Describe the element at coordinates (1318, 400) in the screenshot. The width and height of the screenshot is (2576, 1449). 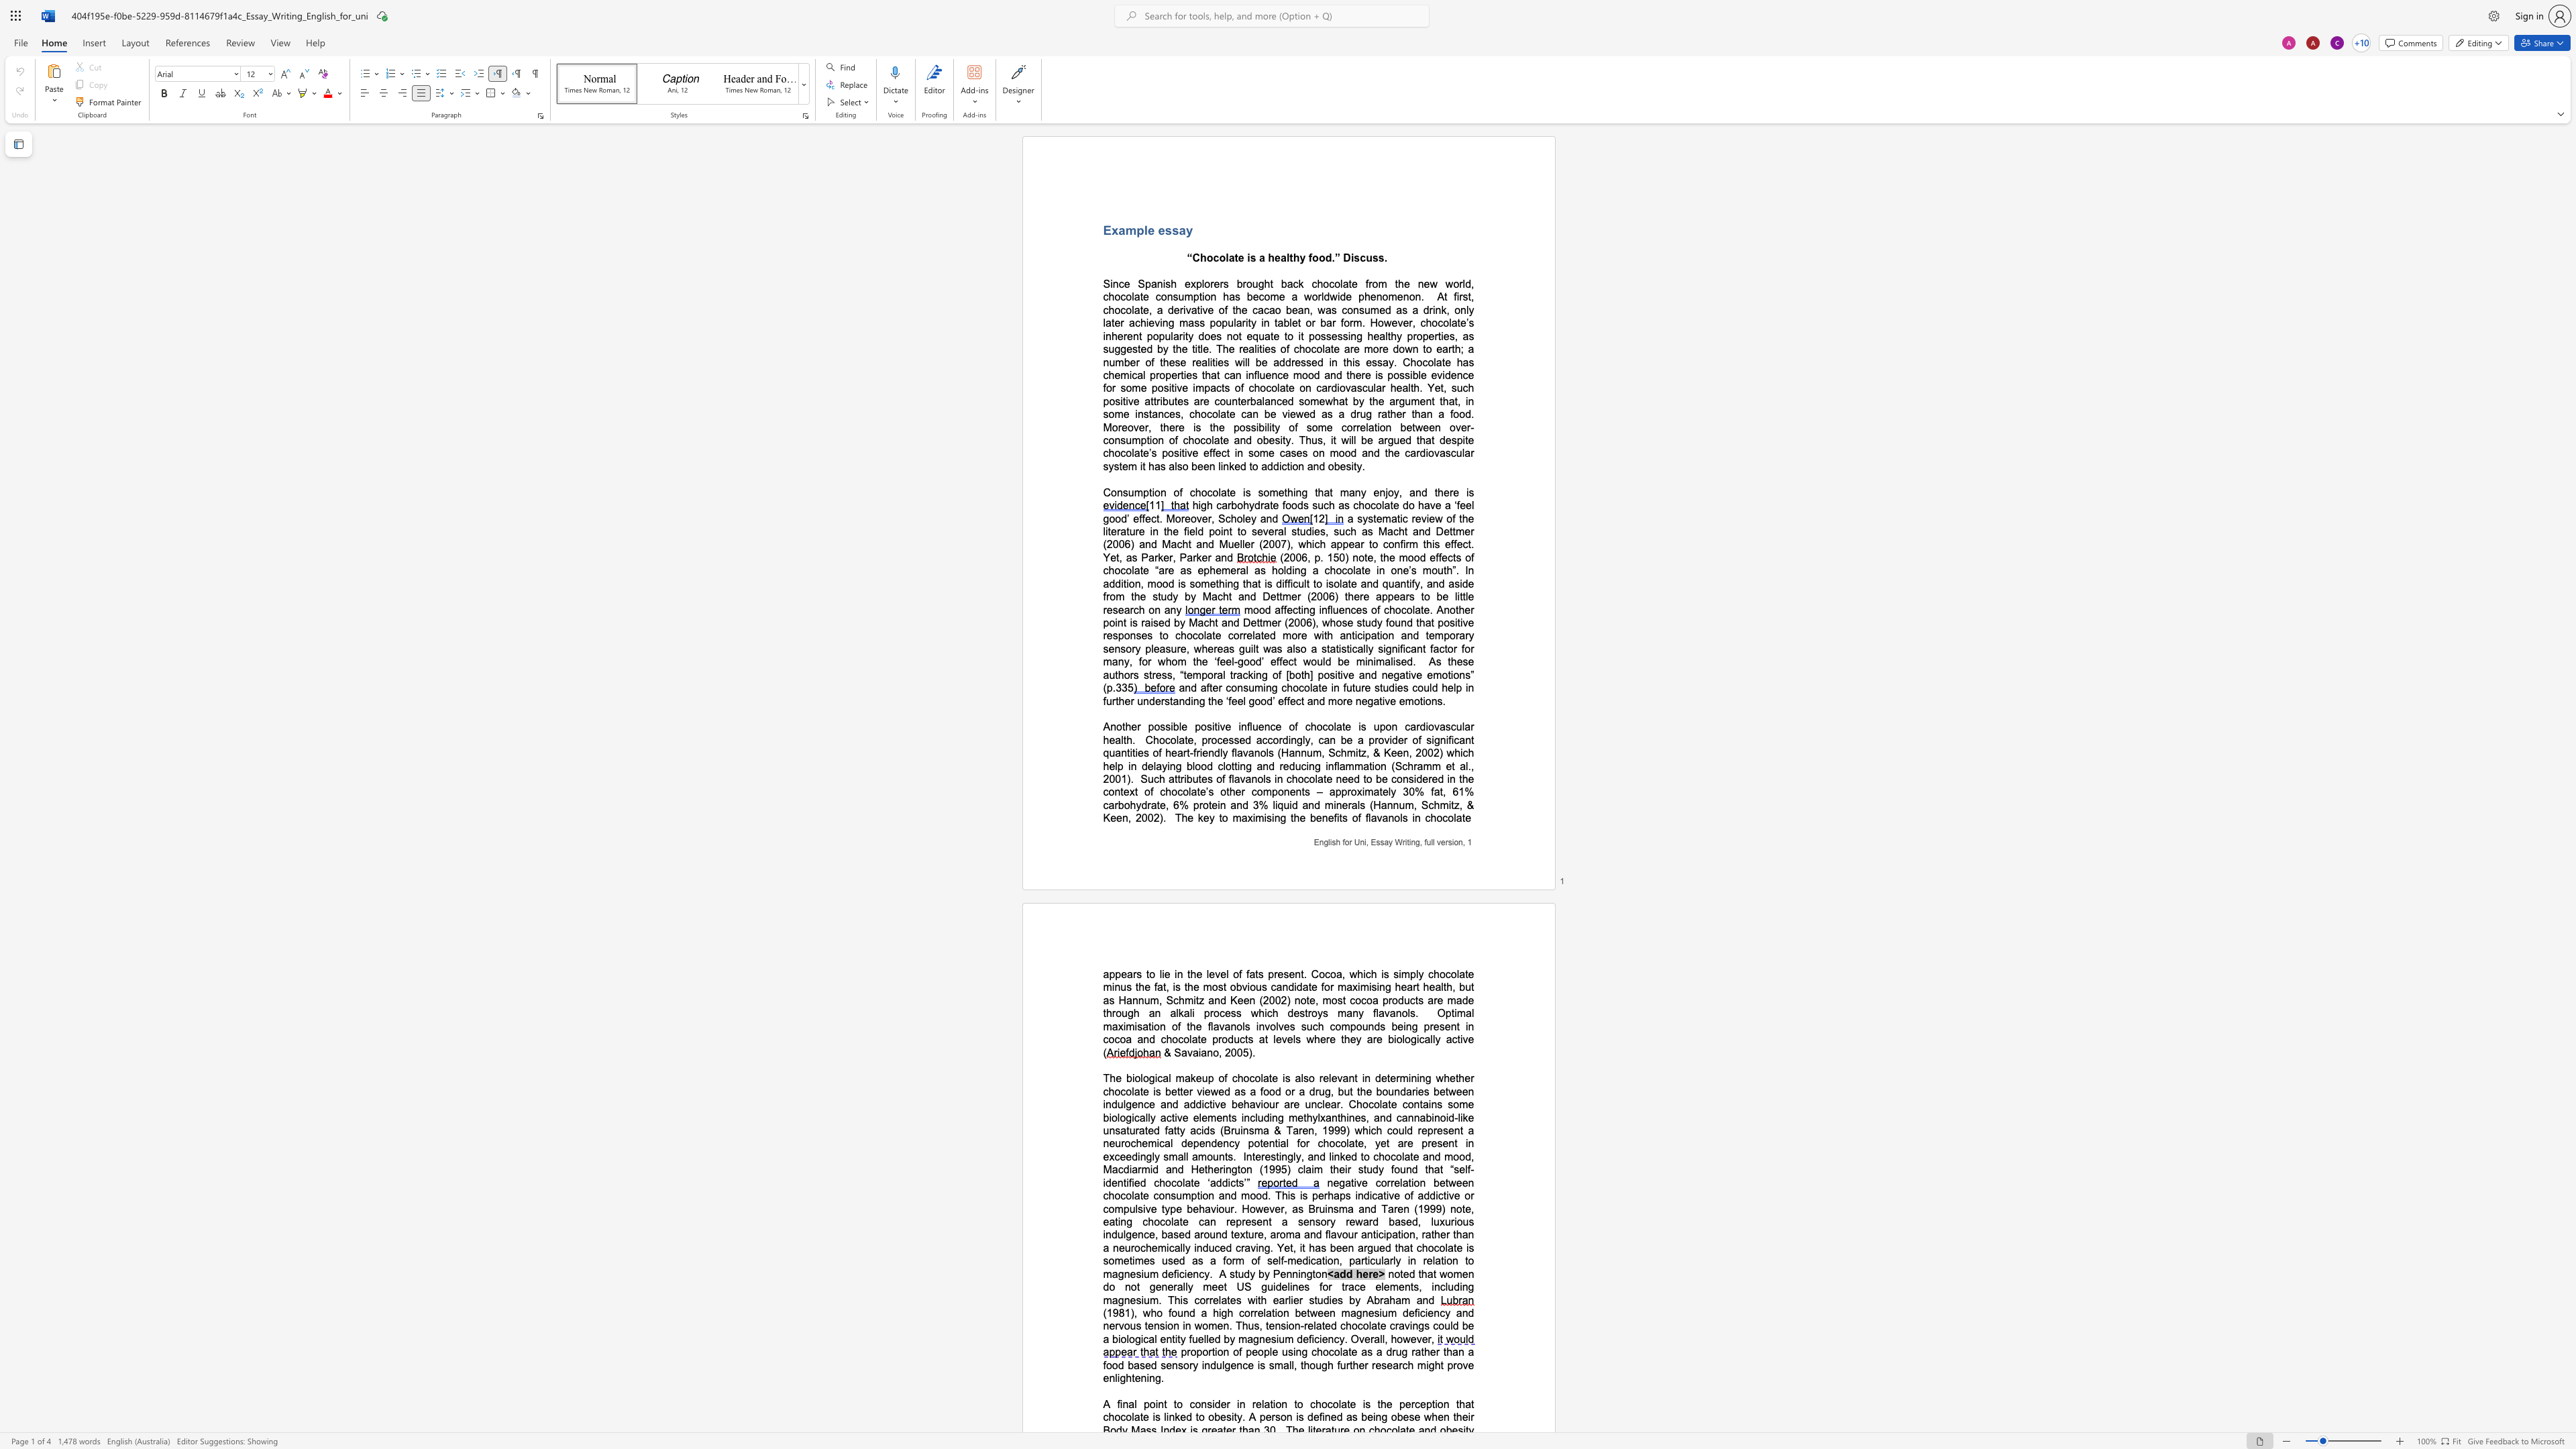
I see `the space between the continuous character "m" and "e" in the text` at that location.